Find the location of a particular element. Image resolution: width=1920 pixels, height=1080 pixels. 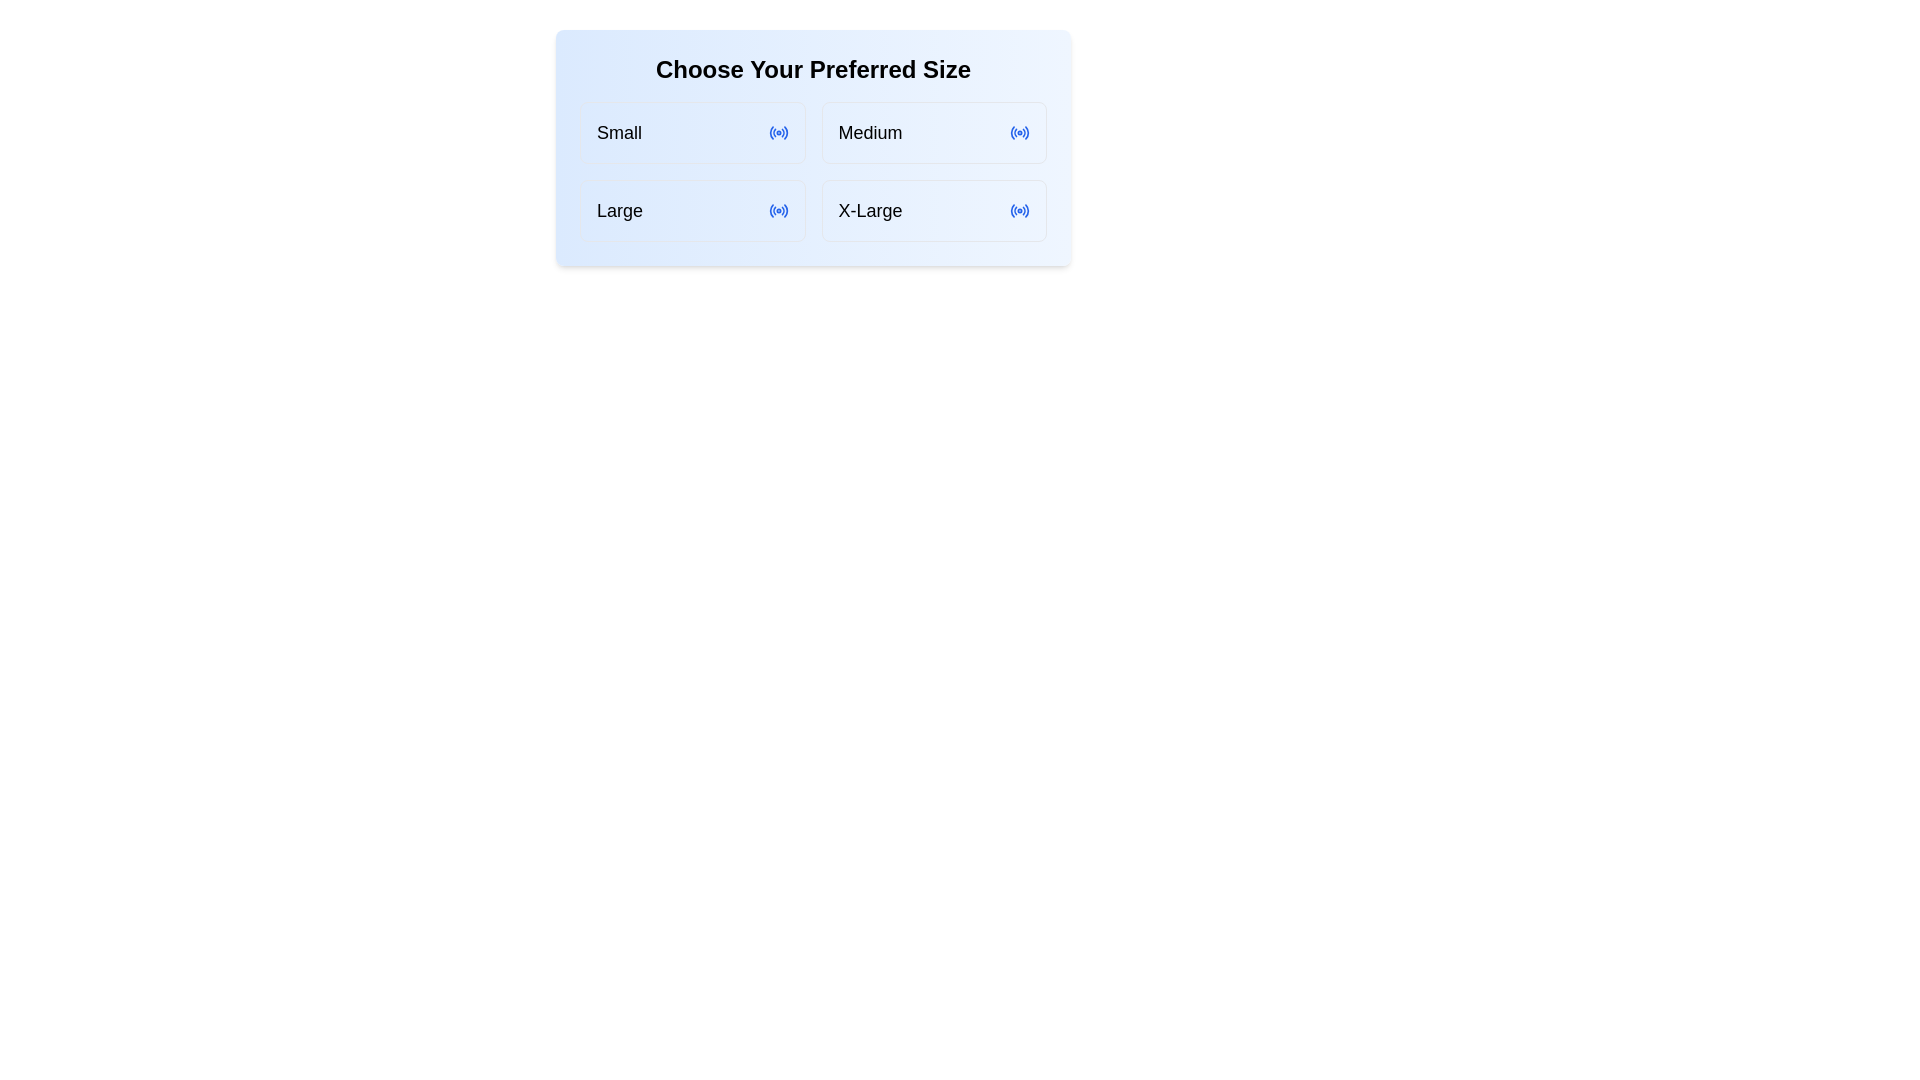

the header text 'Choose Your Preferred Size' which is styled in a large, bold font at the top of a light blue background card is located at coordinates (813, 68).